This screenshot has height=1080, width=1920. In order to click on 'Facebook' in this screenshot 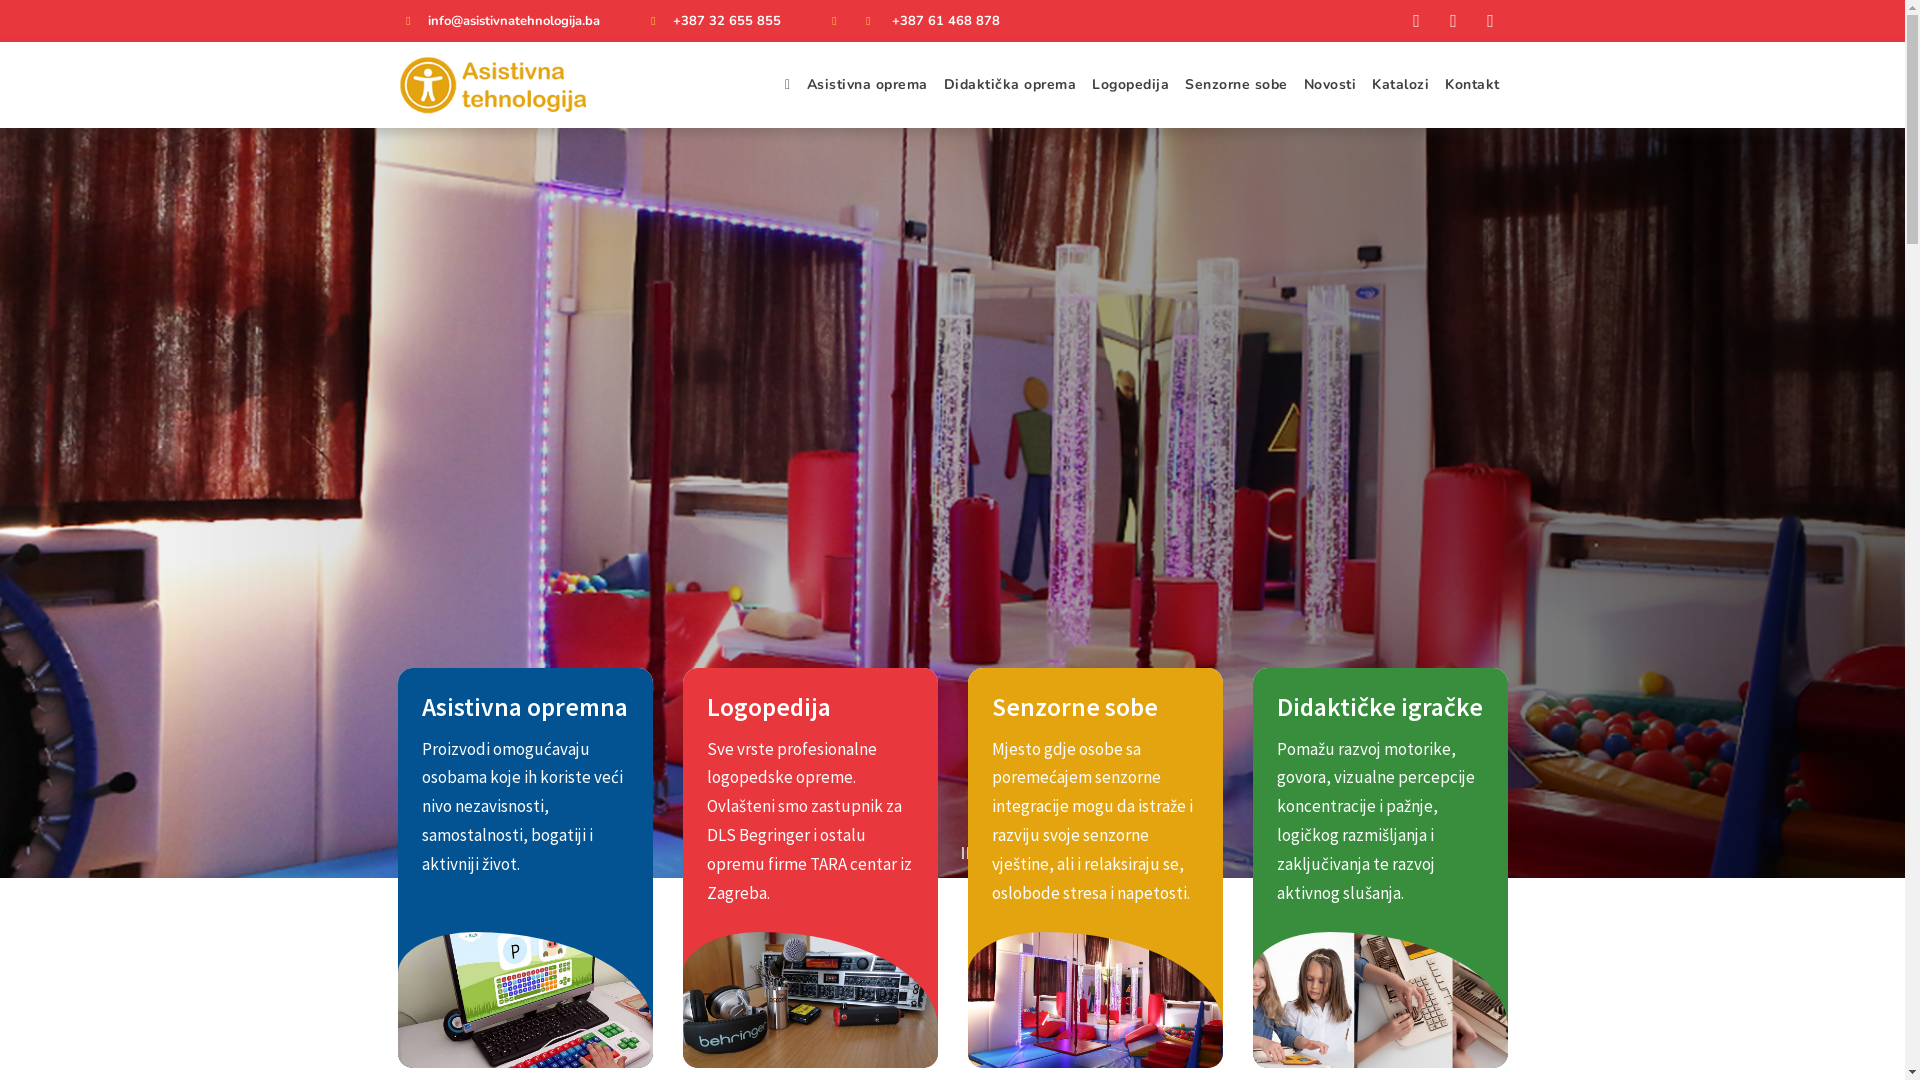, I will do `click(1399, 20)`.